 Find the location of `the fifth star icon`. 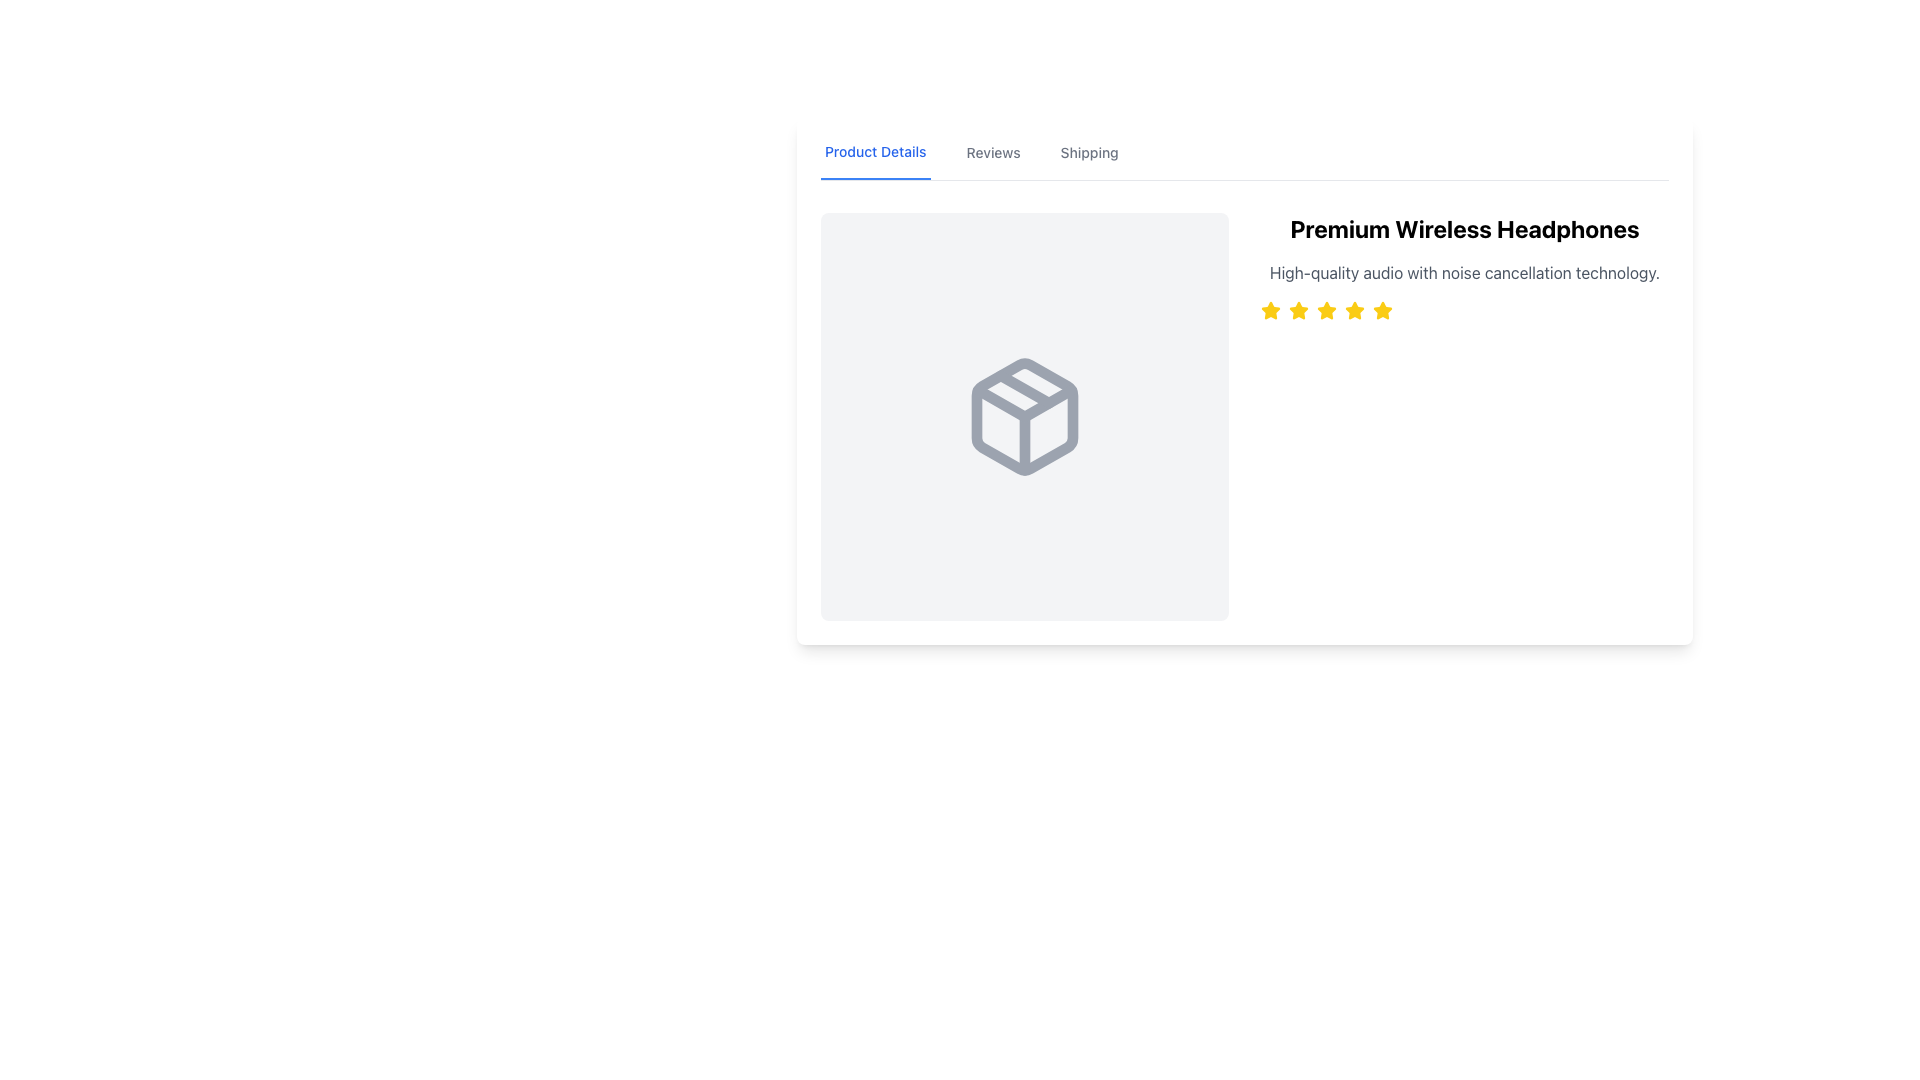

the fifth star icon is located at coordinates (1381, 310).